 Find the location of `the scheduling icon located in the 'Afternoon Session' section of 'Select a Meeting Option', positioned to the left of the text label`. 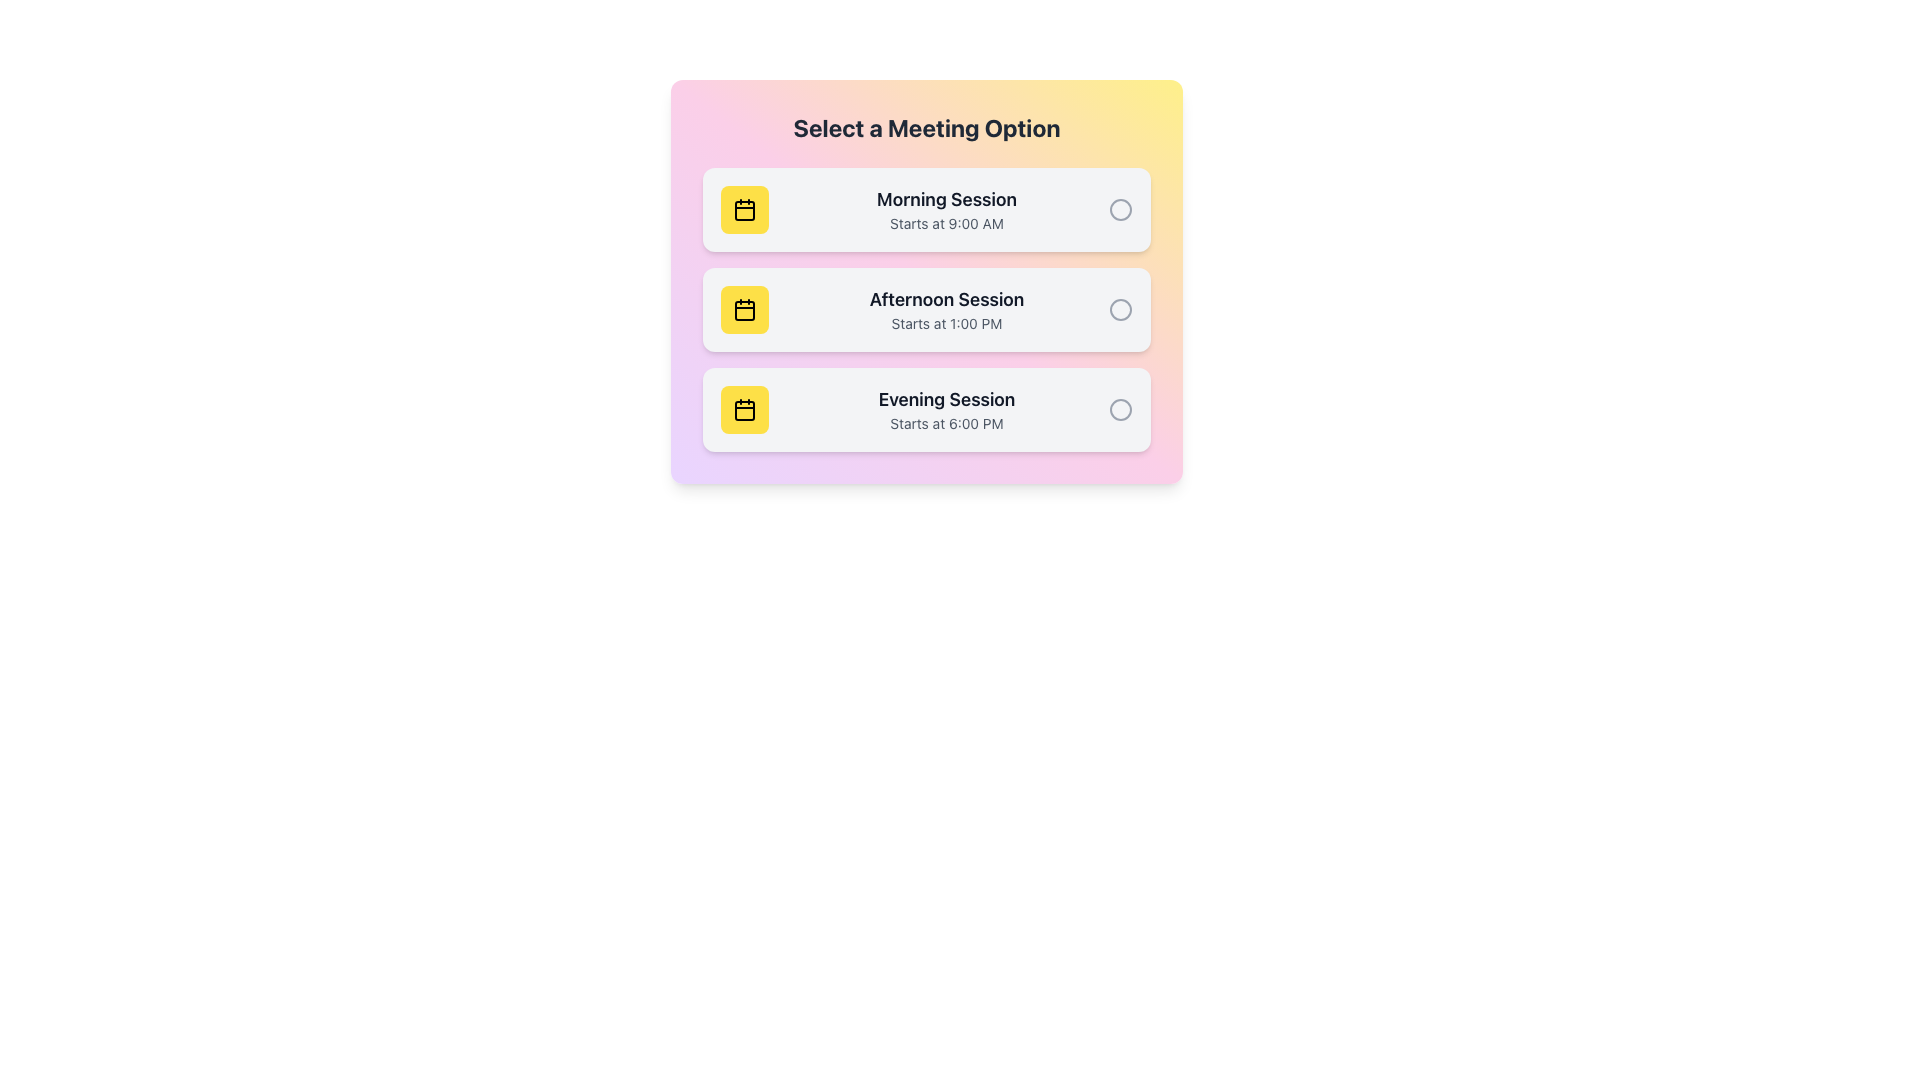

the scheduling icon located in the 'Afternoon Session' section of 'Select a Meeting Option', positioned to the left of the text label is located at coordinates (743, 309).